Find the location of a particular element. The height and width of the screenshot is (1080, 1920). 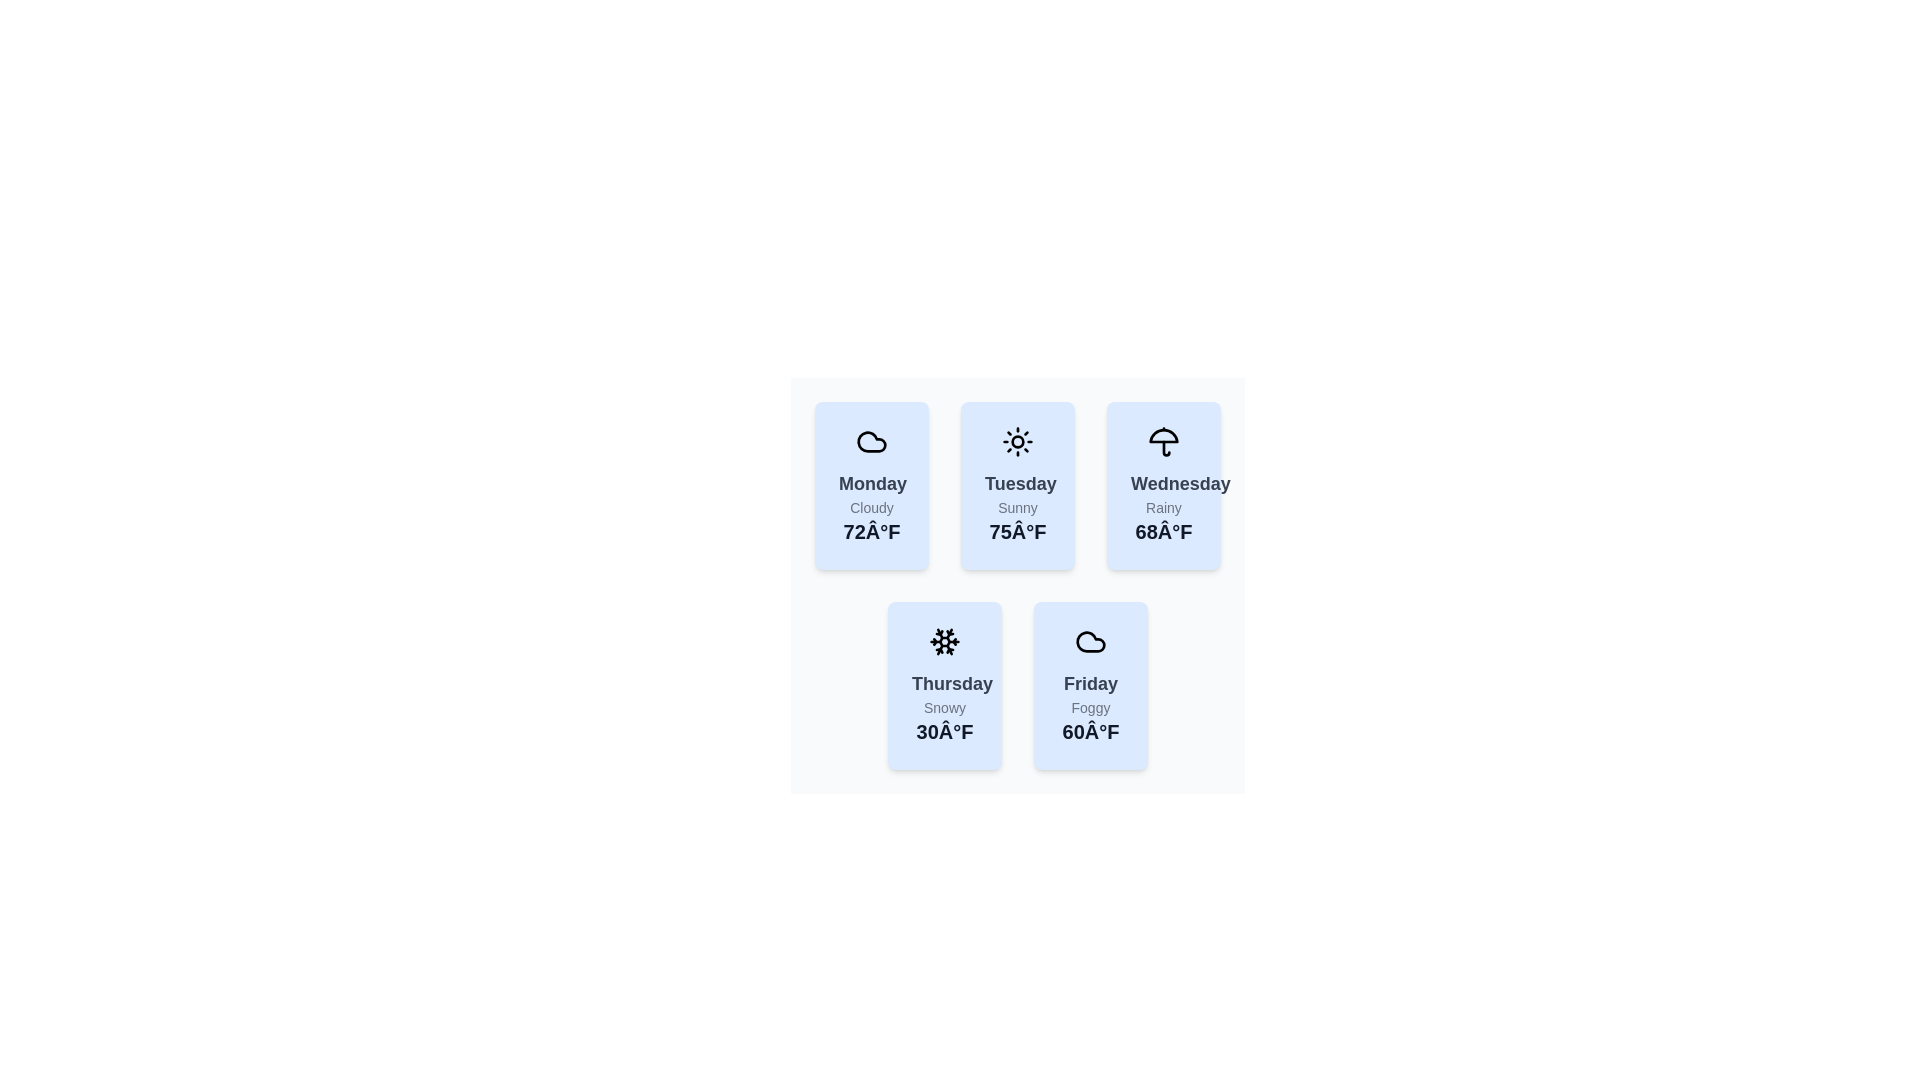

the dark-toned decorative graphic forming the top part of the umbrella icon within the 'Wednesday Rainy 68°F' weather card, which is the third card in the top horizontal row is located at coordinates (1163, 434).